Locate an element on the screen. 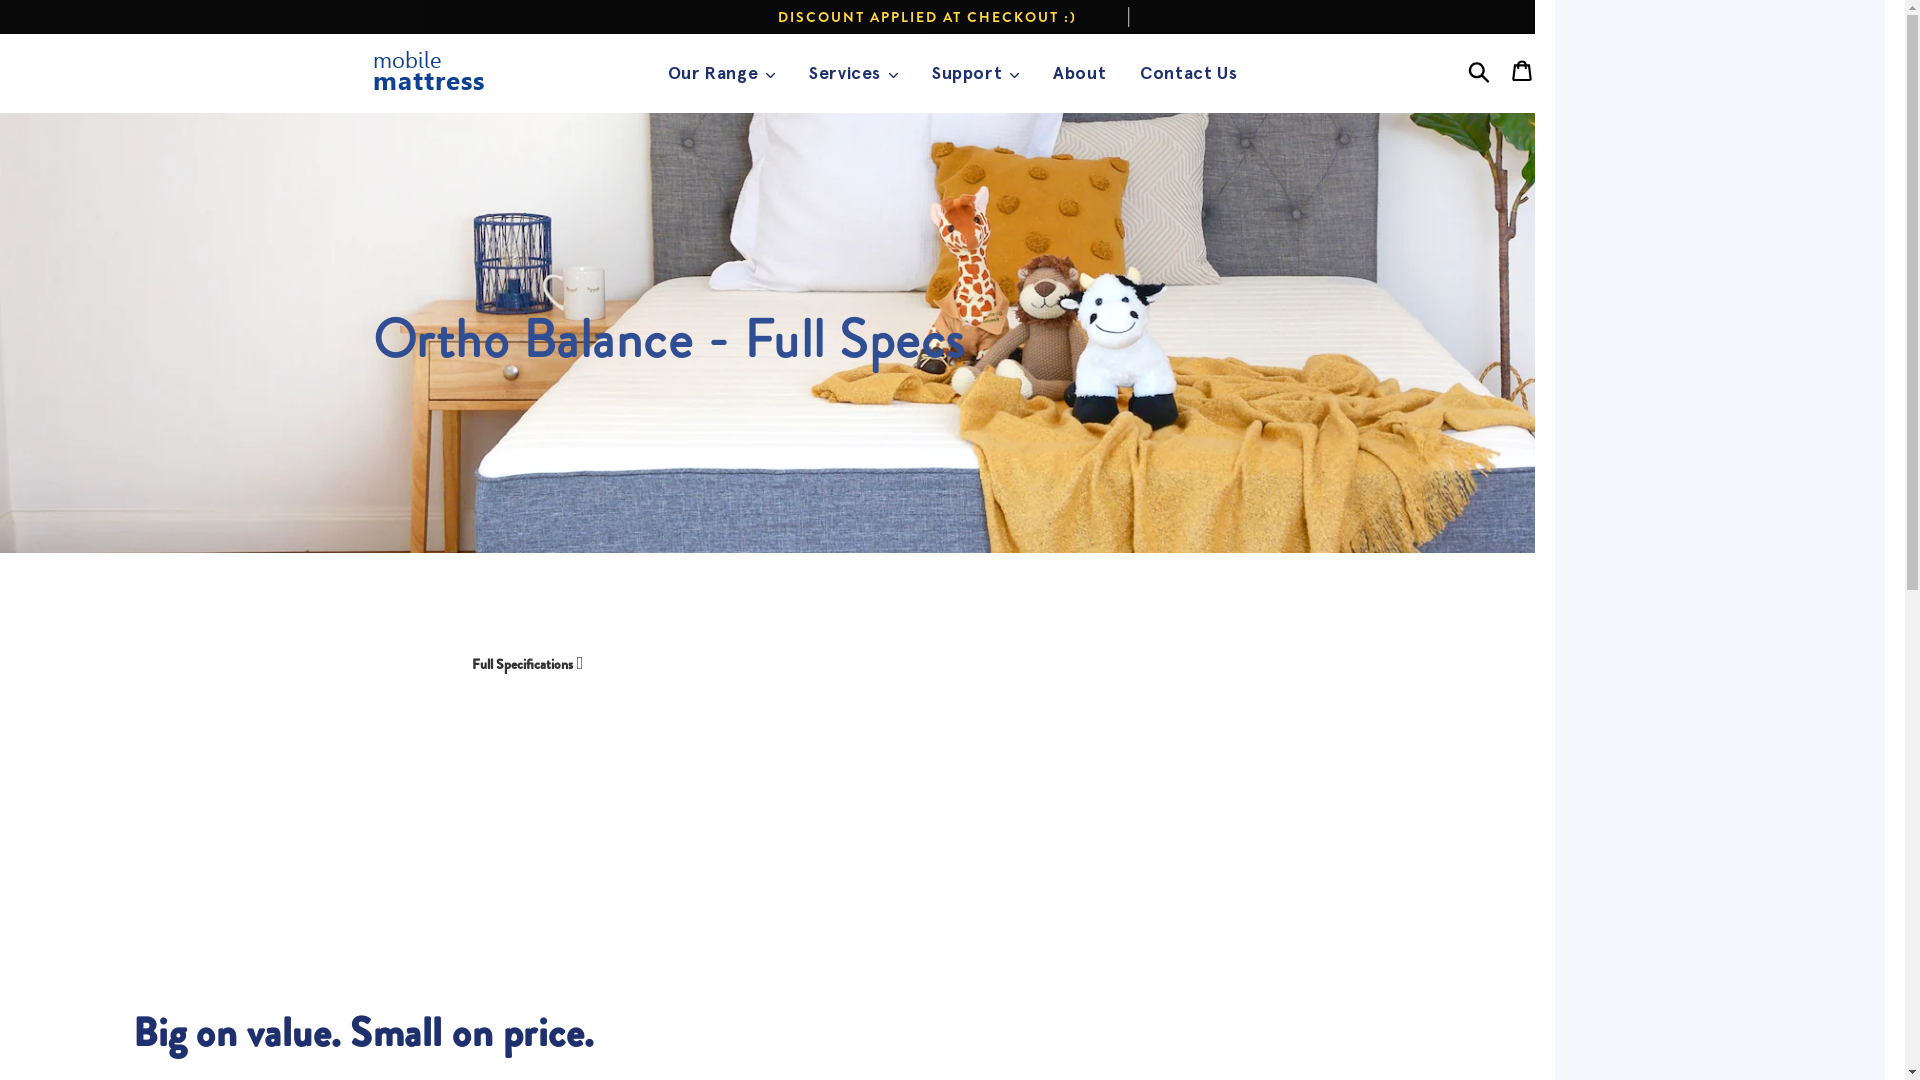 This screenshot has width=1920, height=1080. 'Contact Us' is located at coordinates (1188, 72).